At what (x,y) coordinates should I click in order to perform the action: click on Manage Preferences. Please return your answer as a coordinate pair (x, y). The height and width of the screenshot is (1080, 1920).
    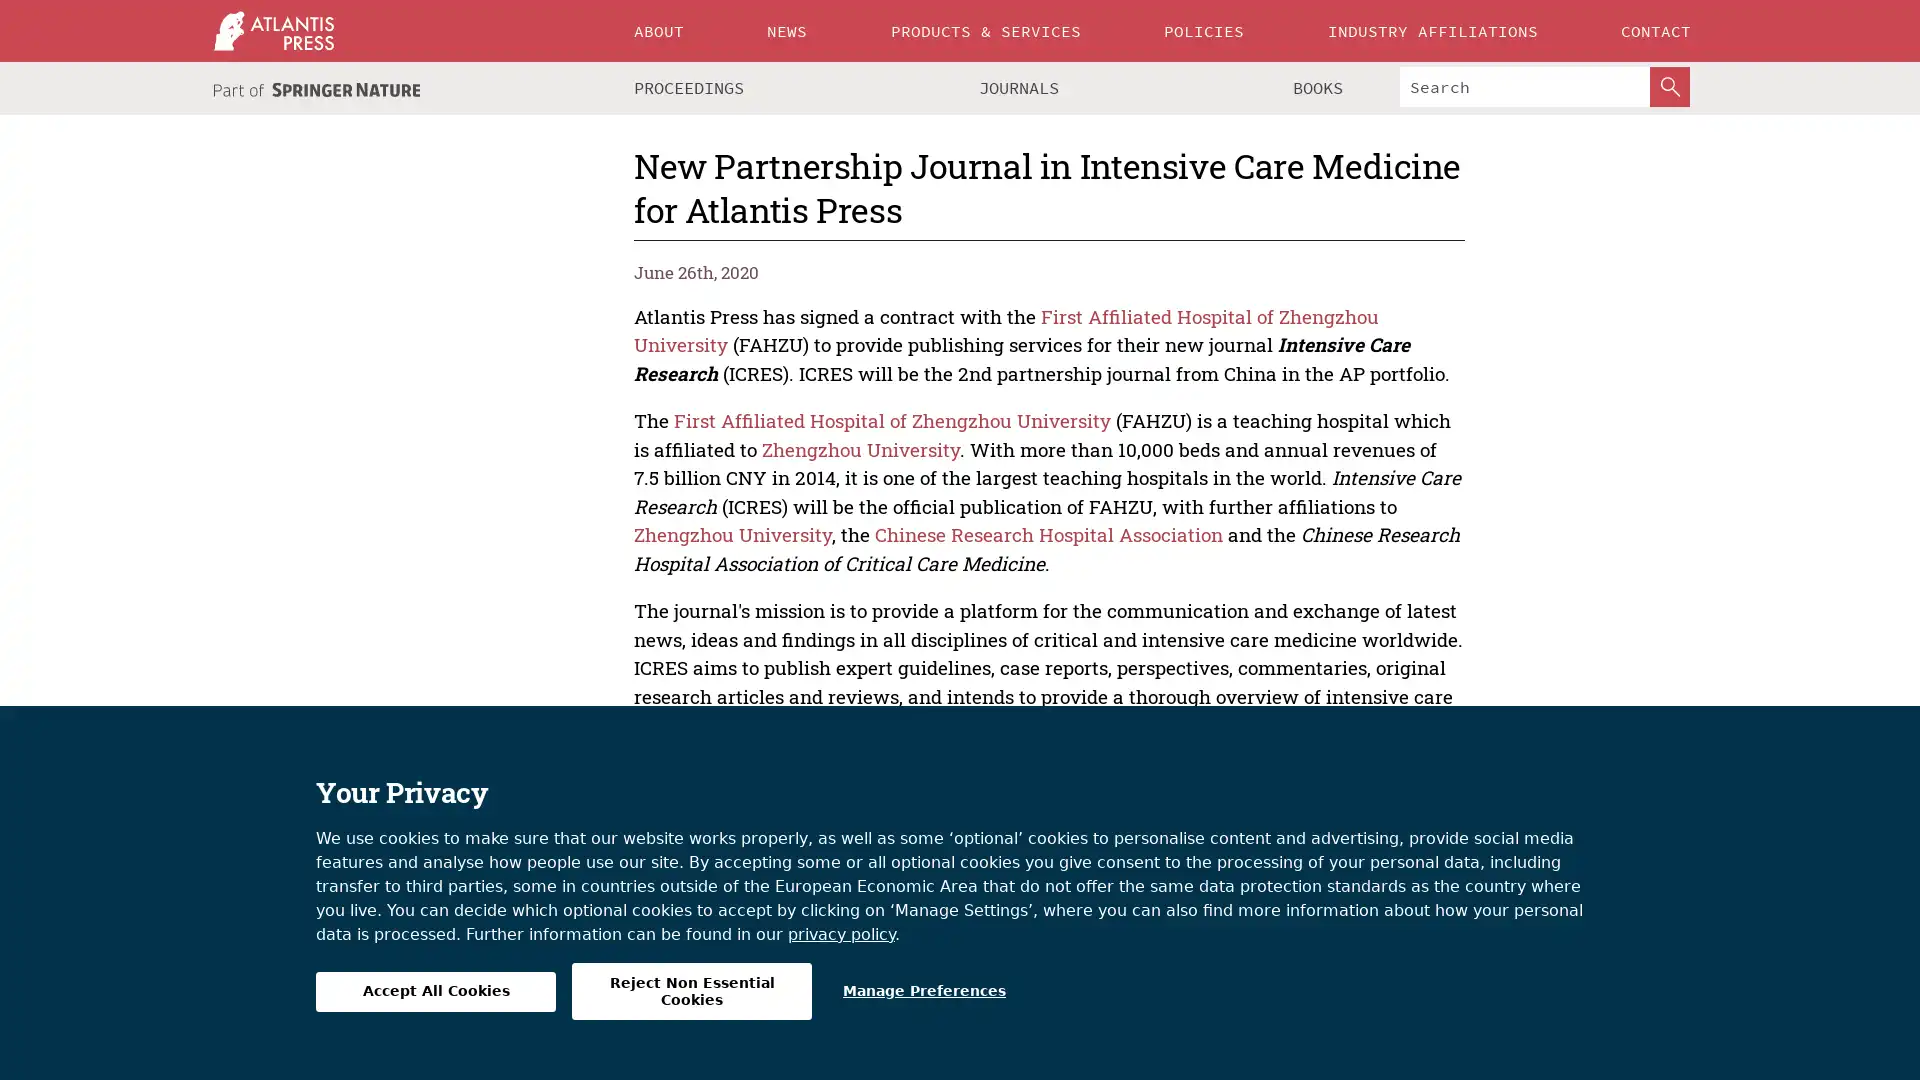
    Looking at the image, I should click on (923, 991).